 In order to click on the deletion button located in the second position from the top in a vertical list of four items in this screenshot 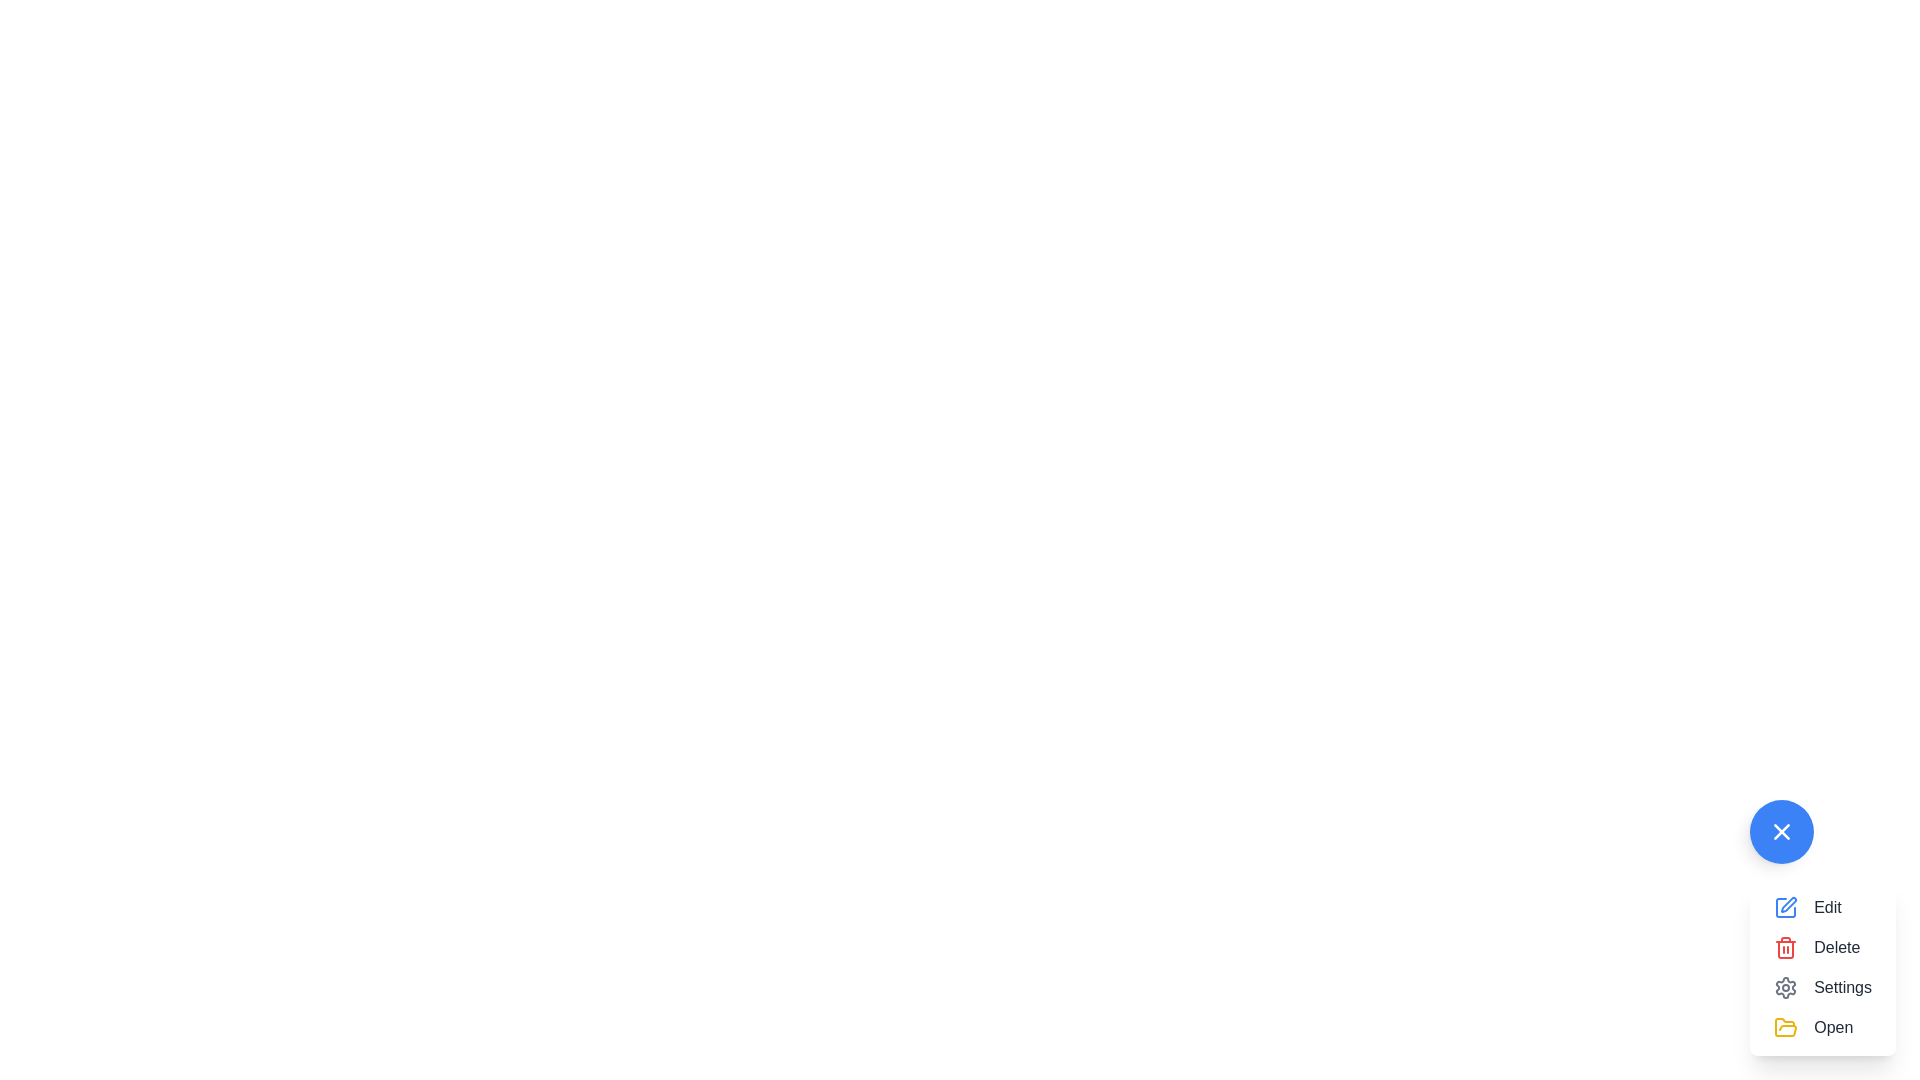, I will do `click(1823, 947)`.